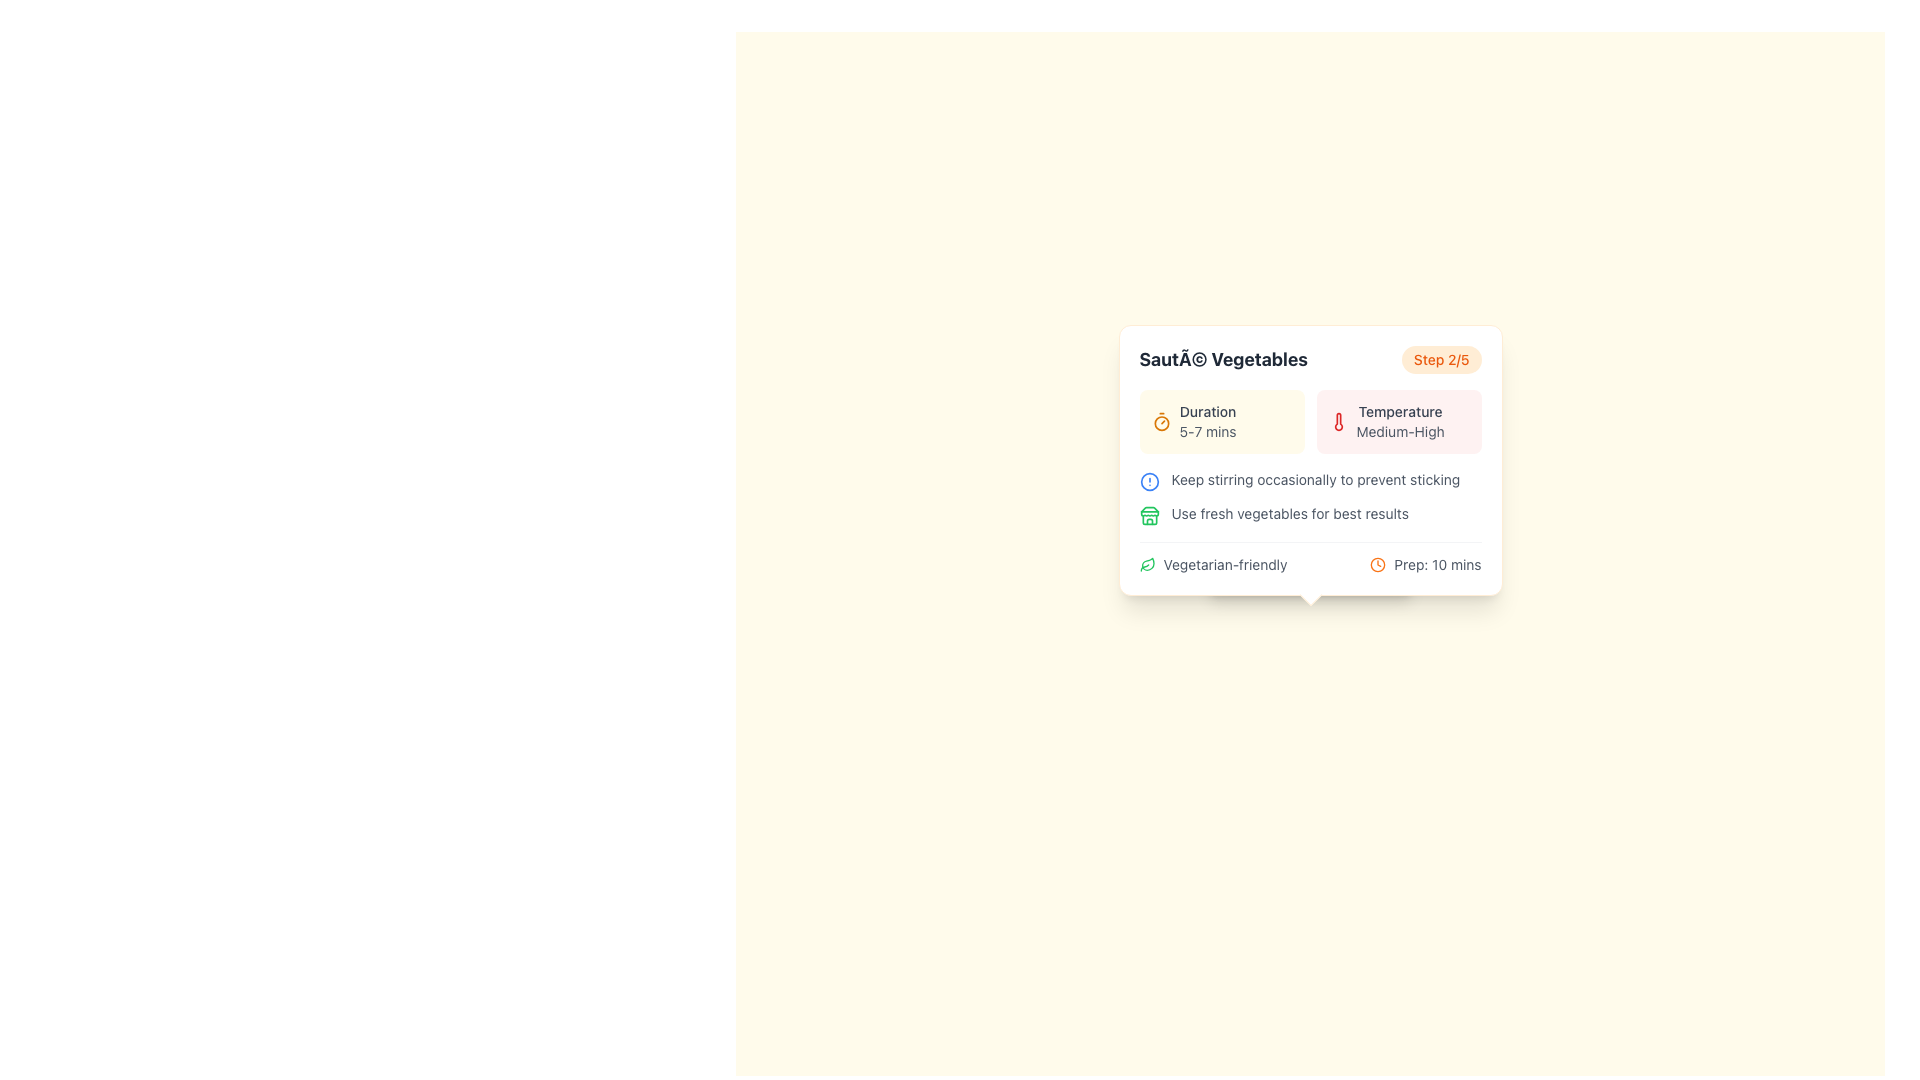 Image resolution: width=1920 pixels, height=1080 pixels. Describe the element at coordinates (1207, 431) in the screenshot. I see `the text label displaying '5-7 mins', which is styled in smaller gray font and located beneath the 'Duration' label within a card-like component` at that location.